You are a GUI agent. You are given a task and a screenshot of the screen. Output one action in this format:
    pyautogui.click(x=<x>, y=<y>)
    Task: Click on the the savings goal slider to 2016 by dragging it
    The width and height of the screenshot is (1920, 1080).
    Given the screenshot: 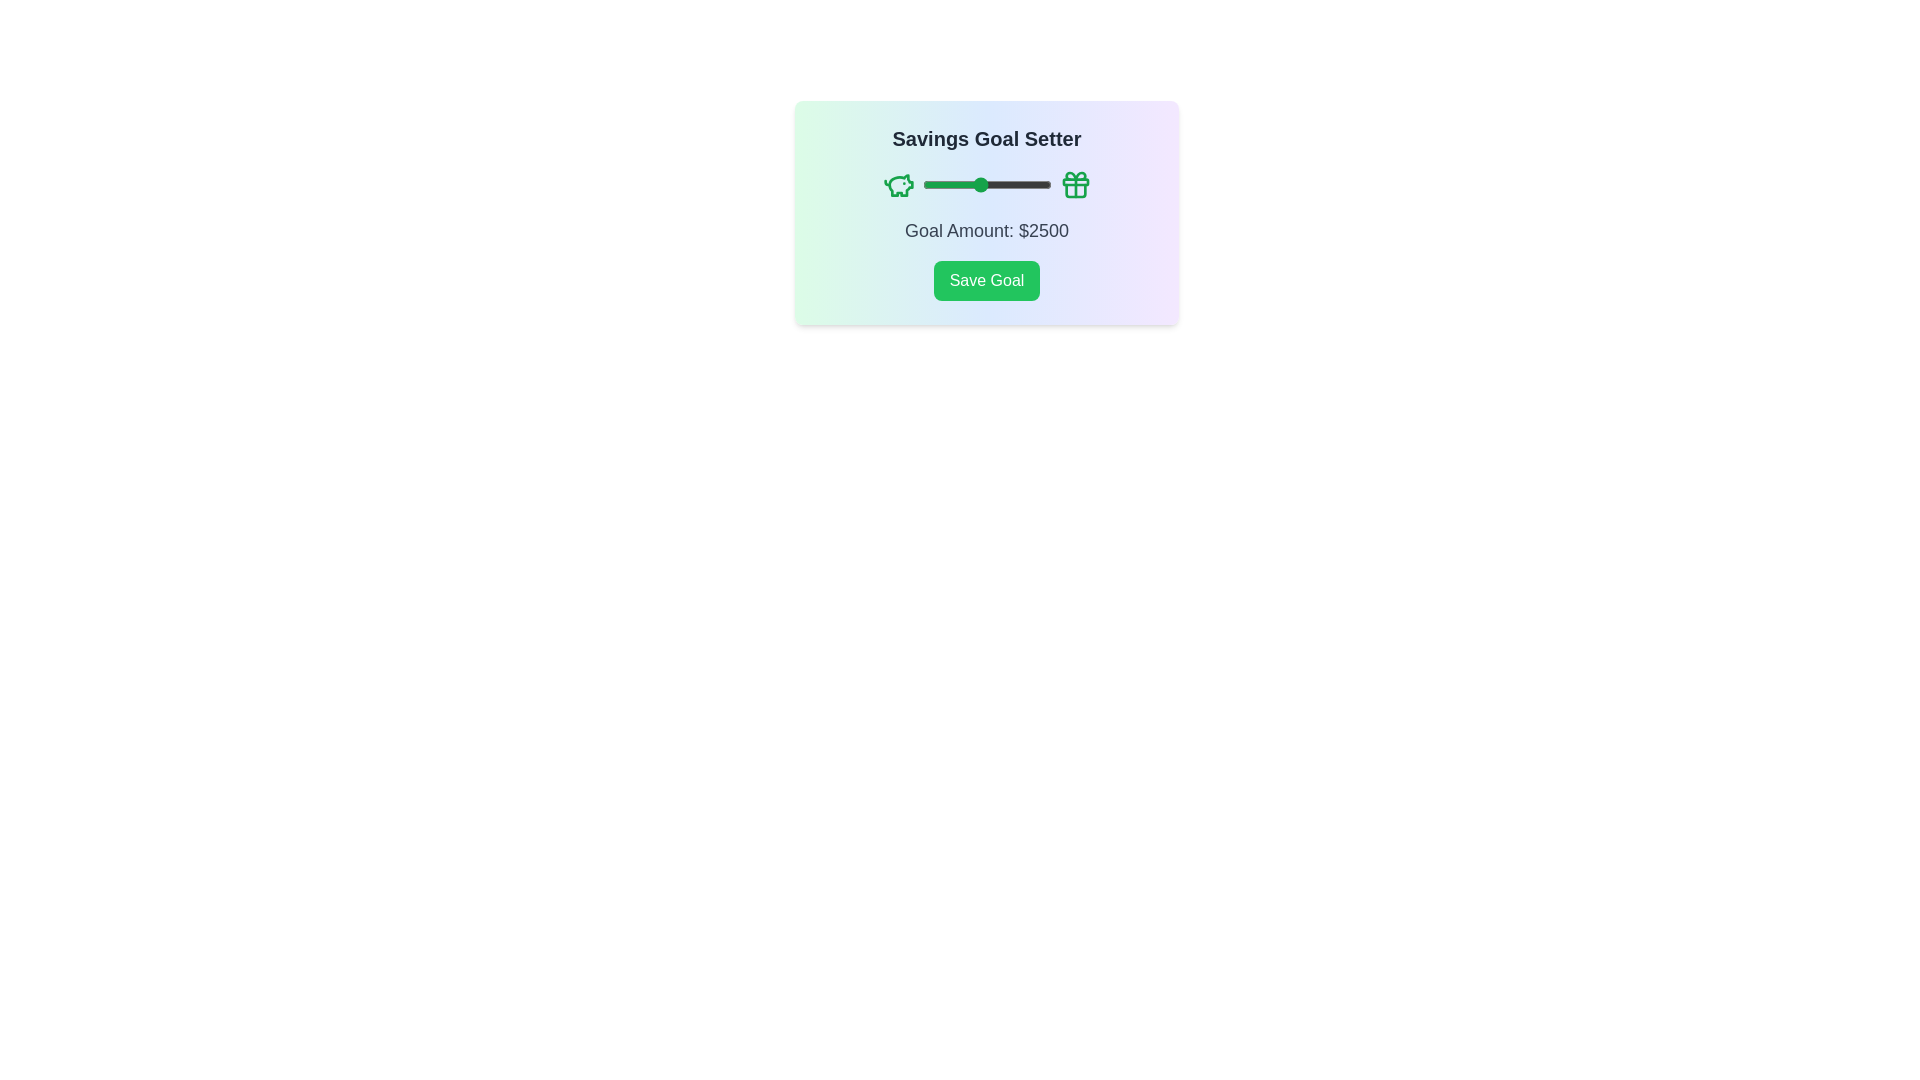 What is the action you would take?
    pyautogui.click(x=965, y=185)
    